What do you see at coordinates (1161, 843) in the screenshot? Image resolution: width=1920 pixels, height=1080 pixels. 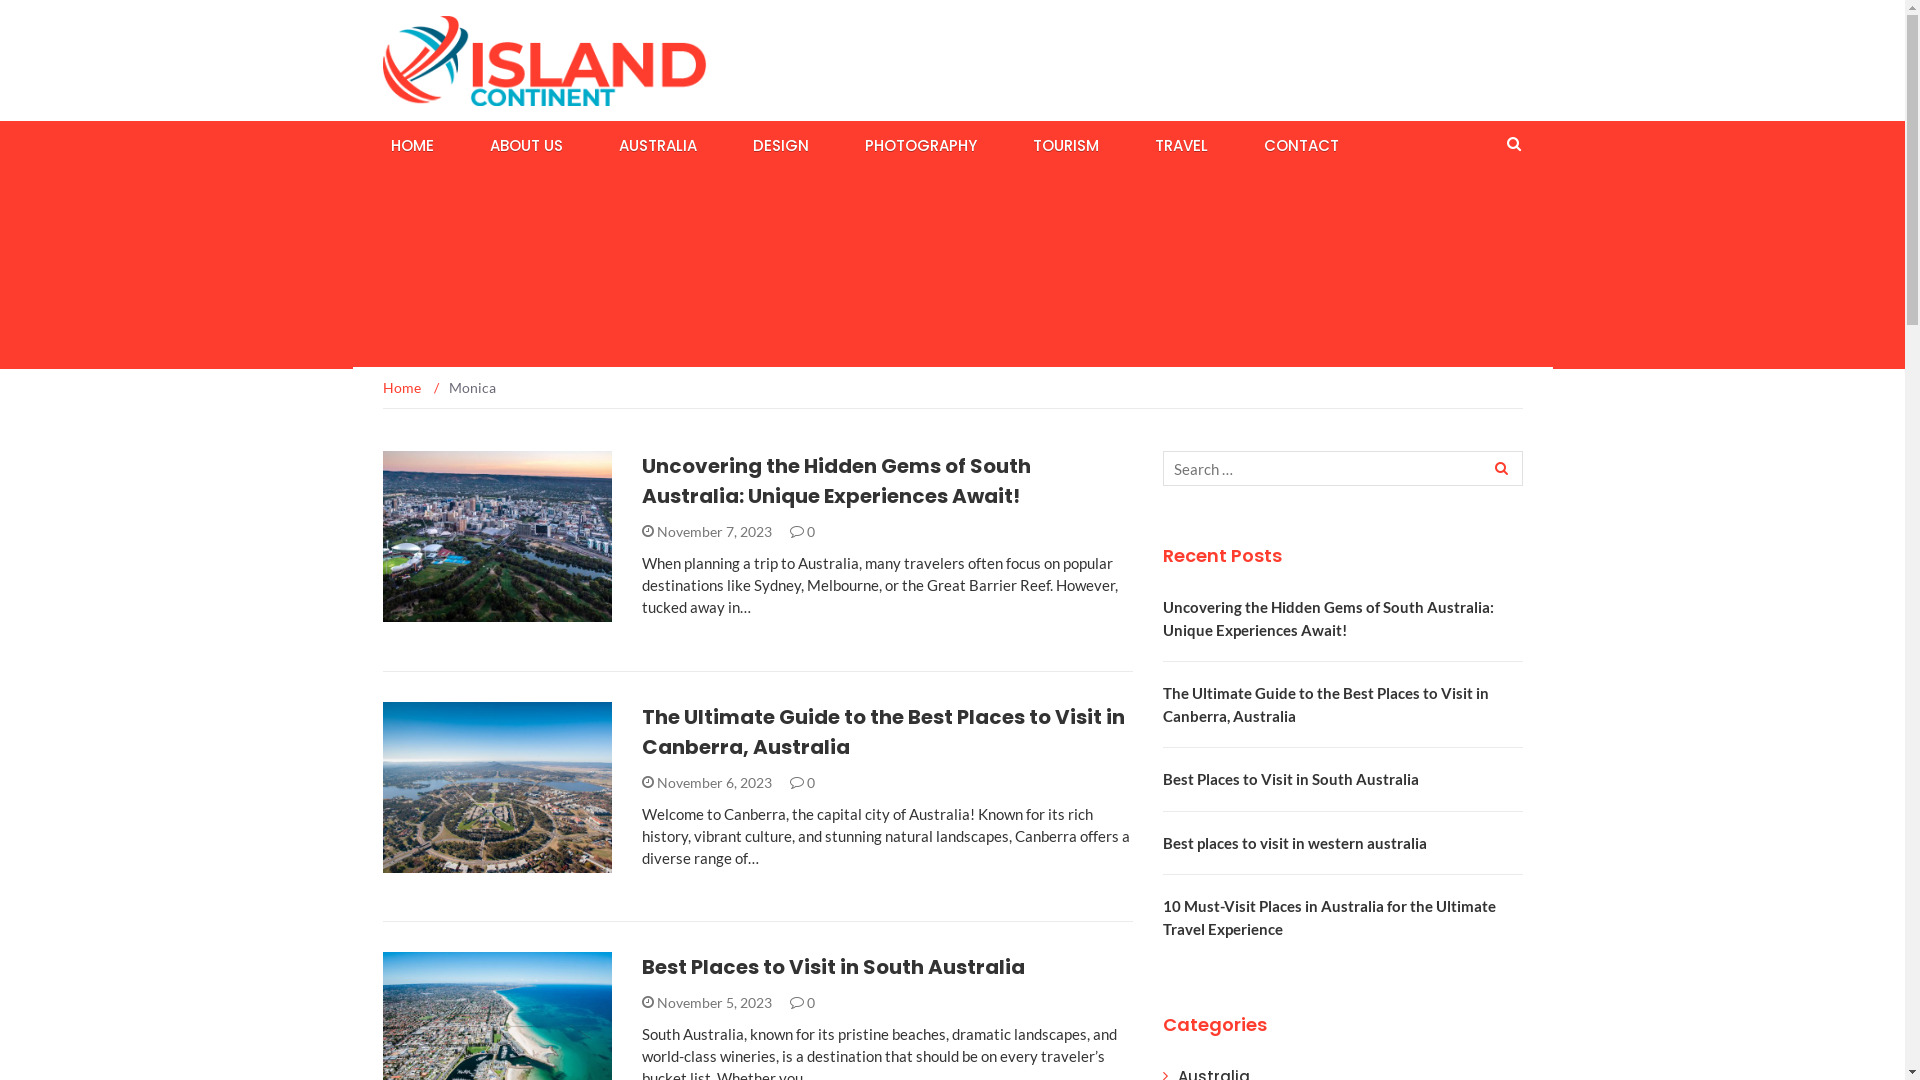 I see `'Best places to visit in western australia'` at bounding box center [1161, 843].